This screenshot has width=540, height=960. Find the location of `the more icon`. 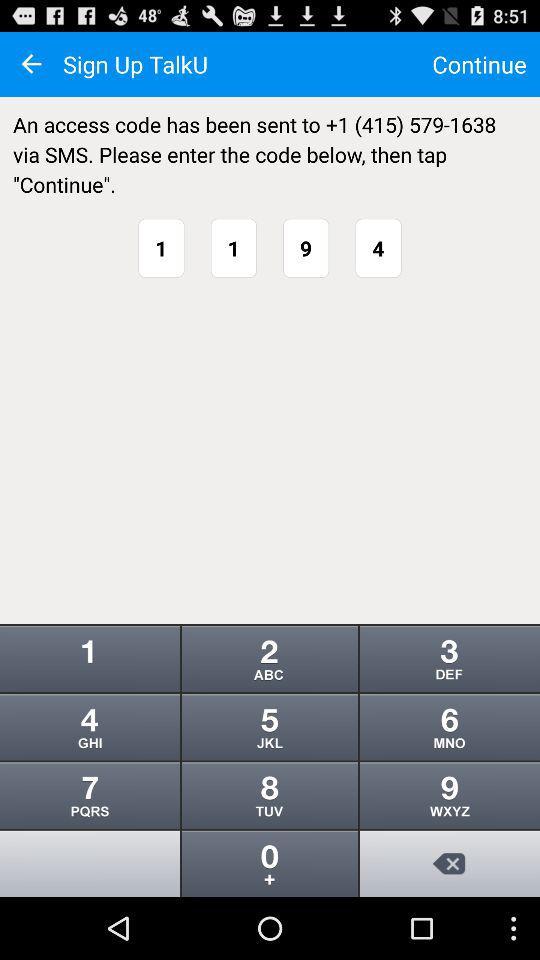

the more icon is located at coordinates (270, 850).